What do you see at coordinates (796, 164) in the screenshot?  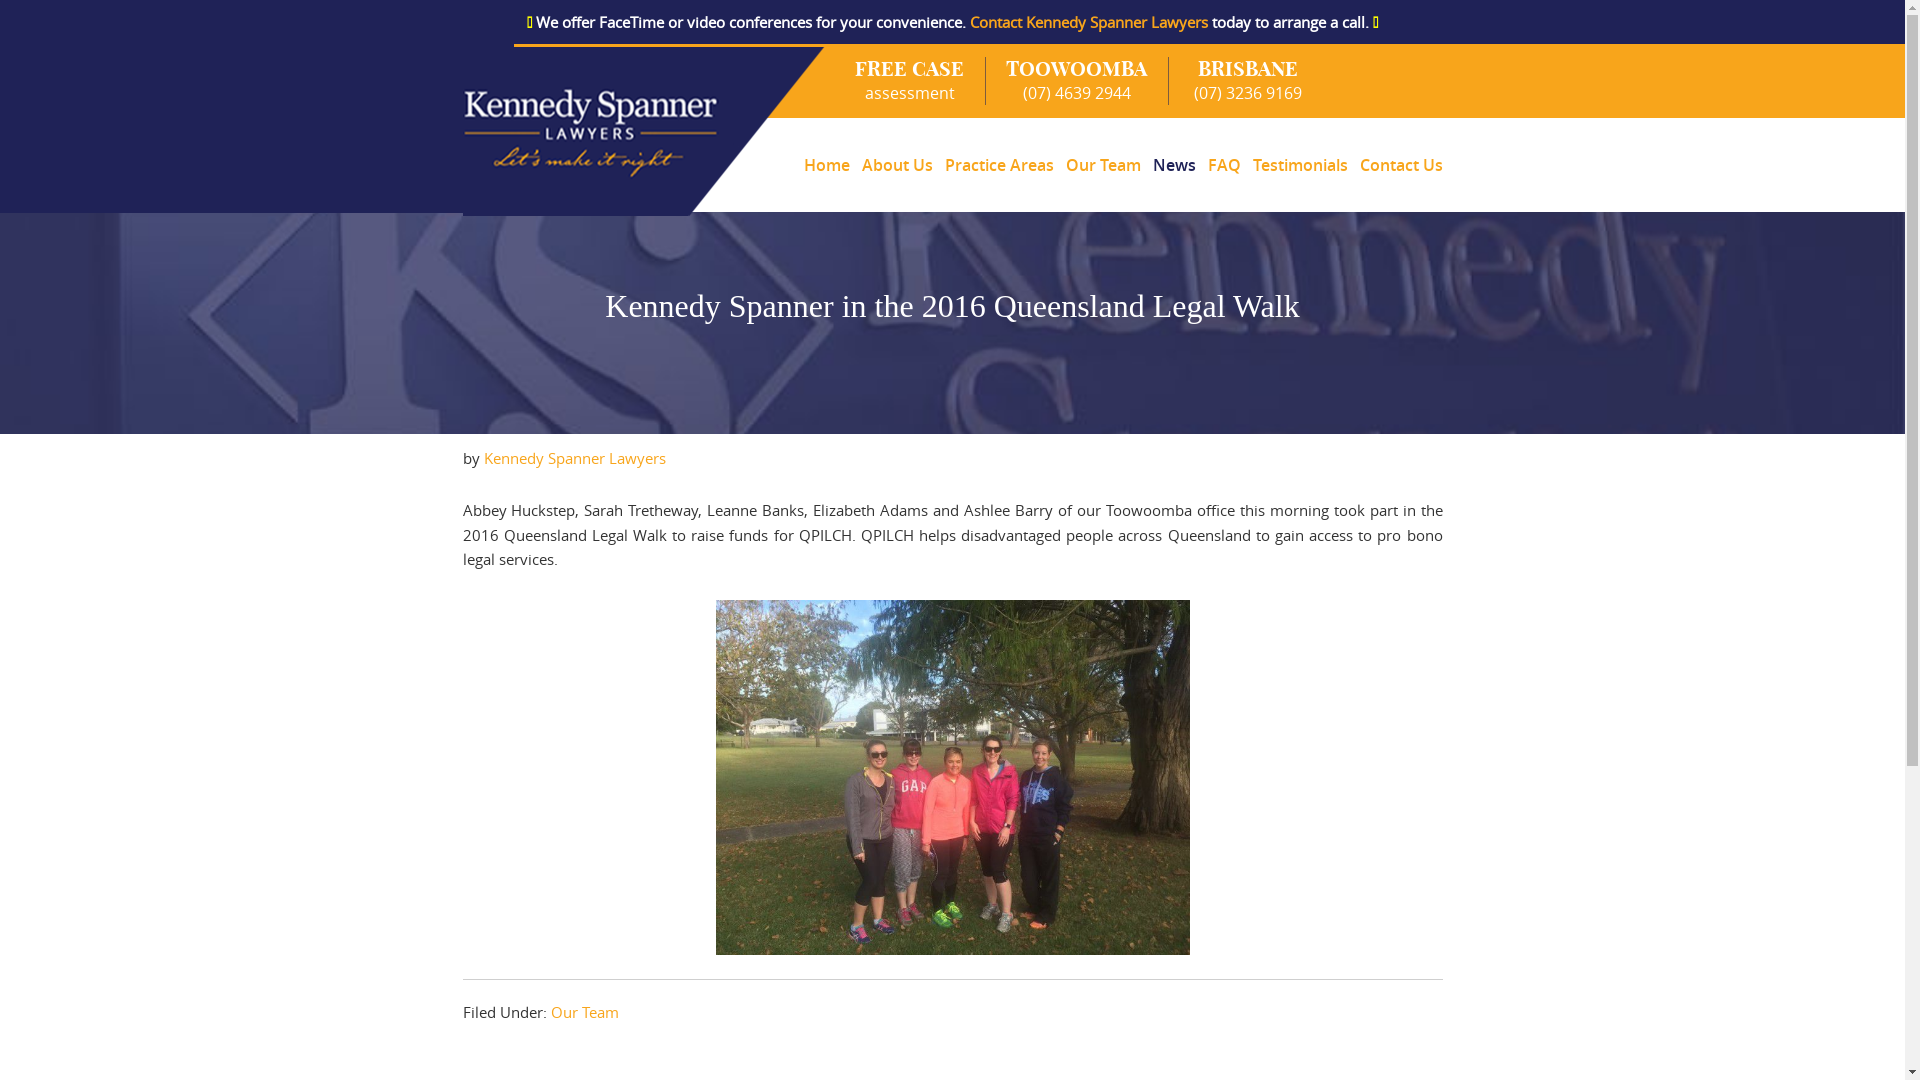 I see `'Home'` at bounding box center [796, 164].